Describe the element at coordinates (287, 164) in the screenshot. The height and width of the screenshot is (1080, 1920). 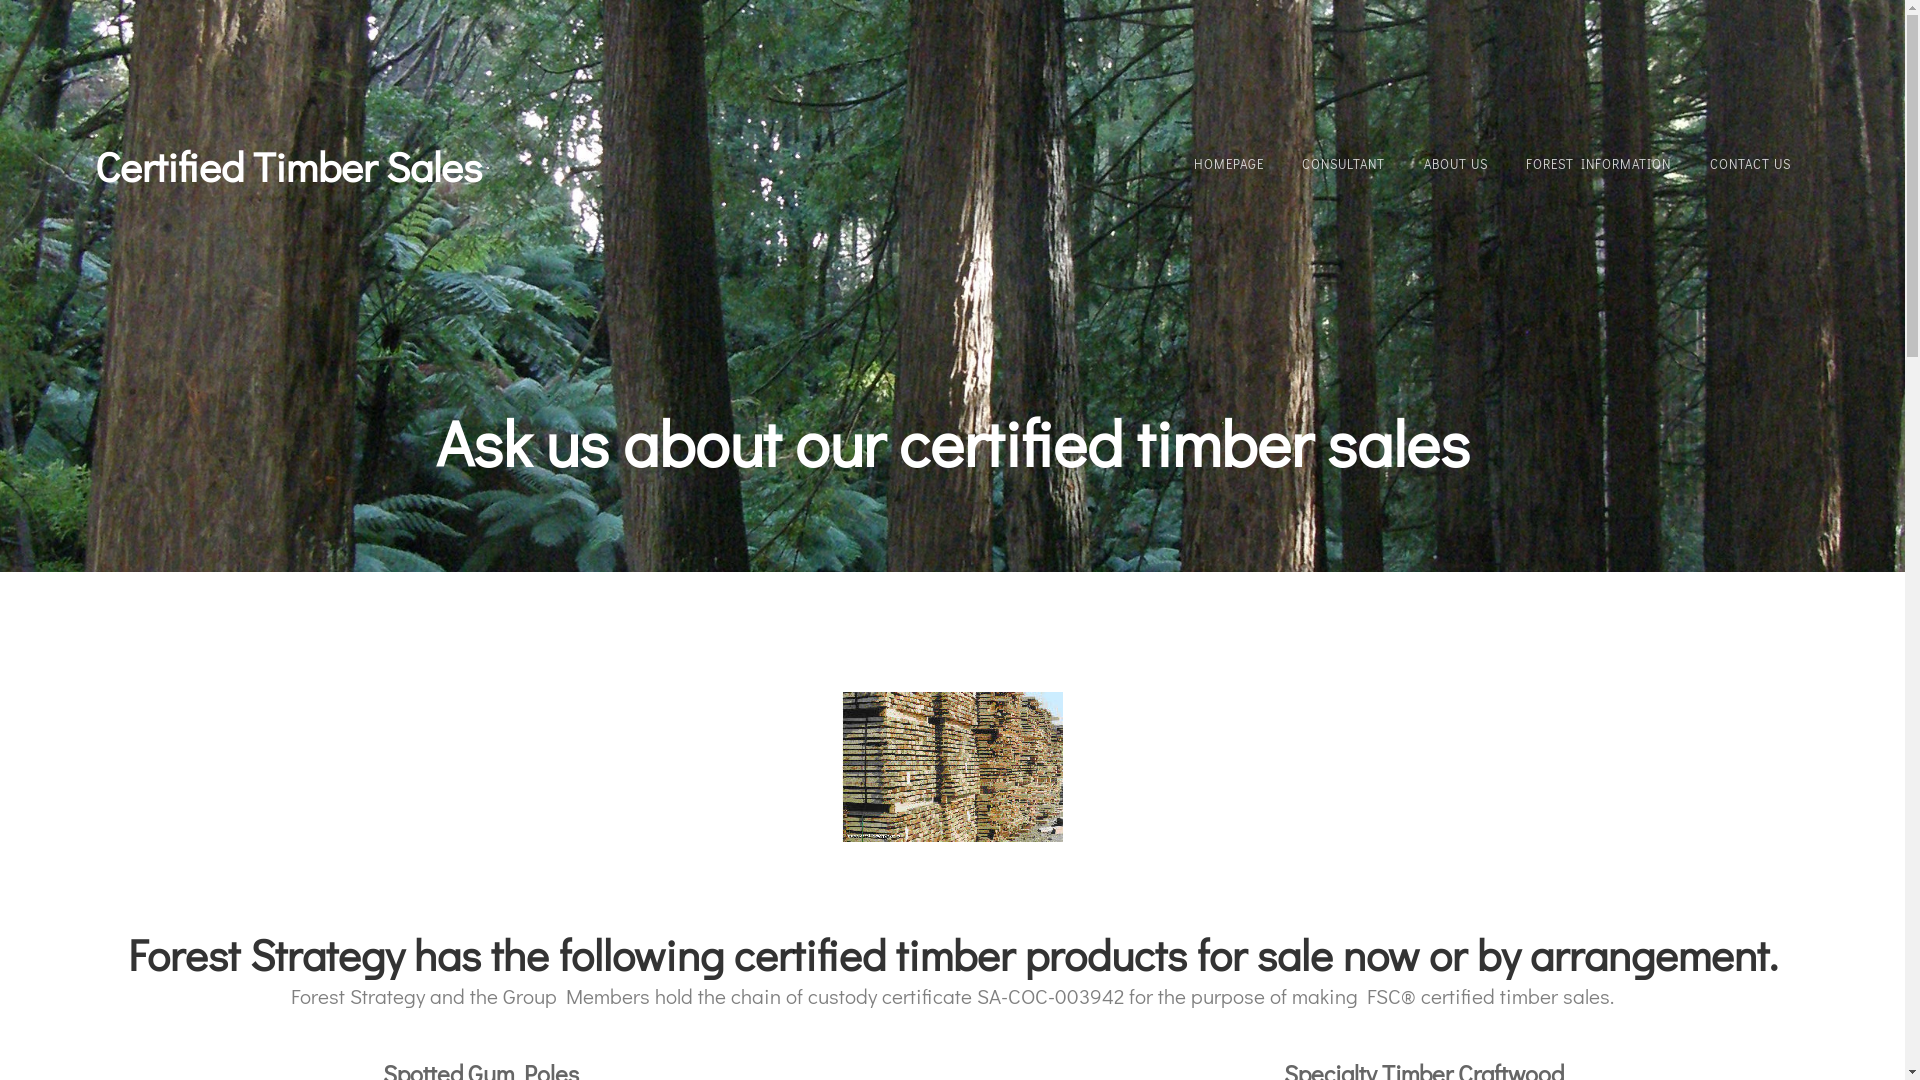
I see `'Certified Timber Sales'` at that location.